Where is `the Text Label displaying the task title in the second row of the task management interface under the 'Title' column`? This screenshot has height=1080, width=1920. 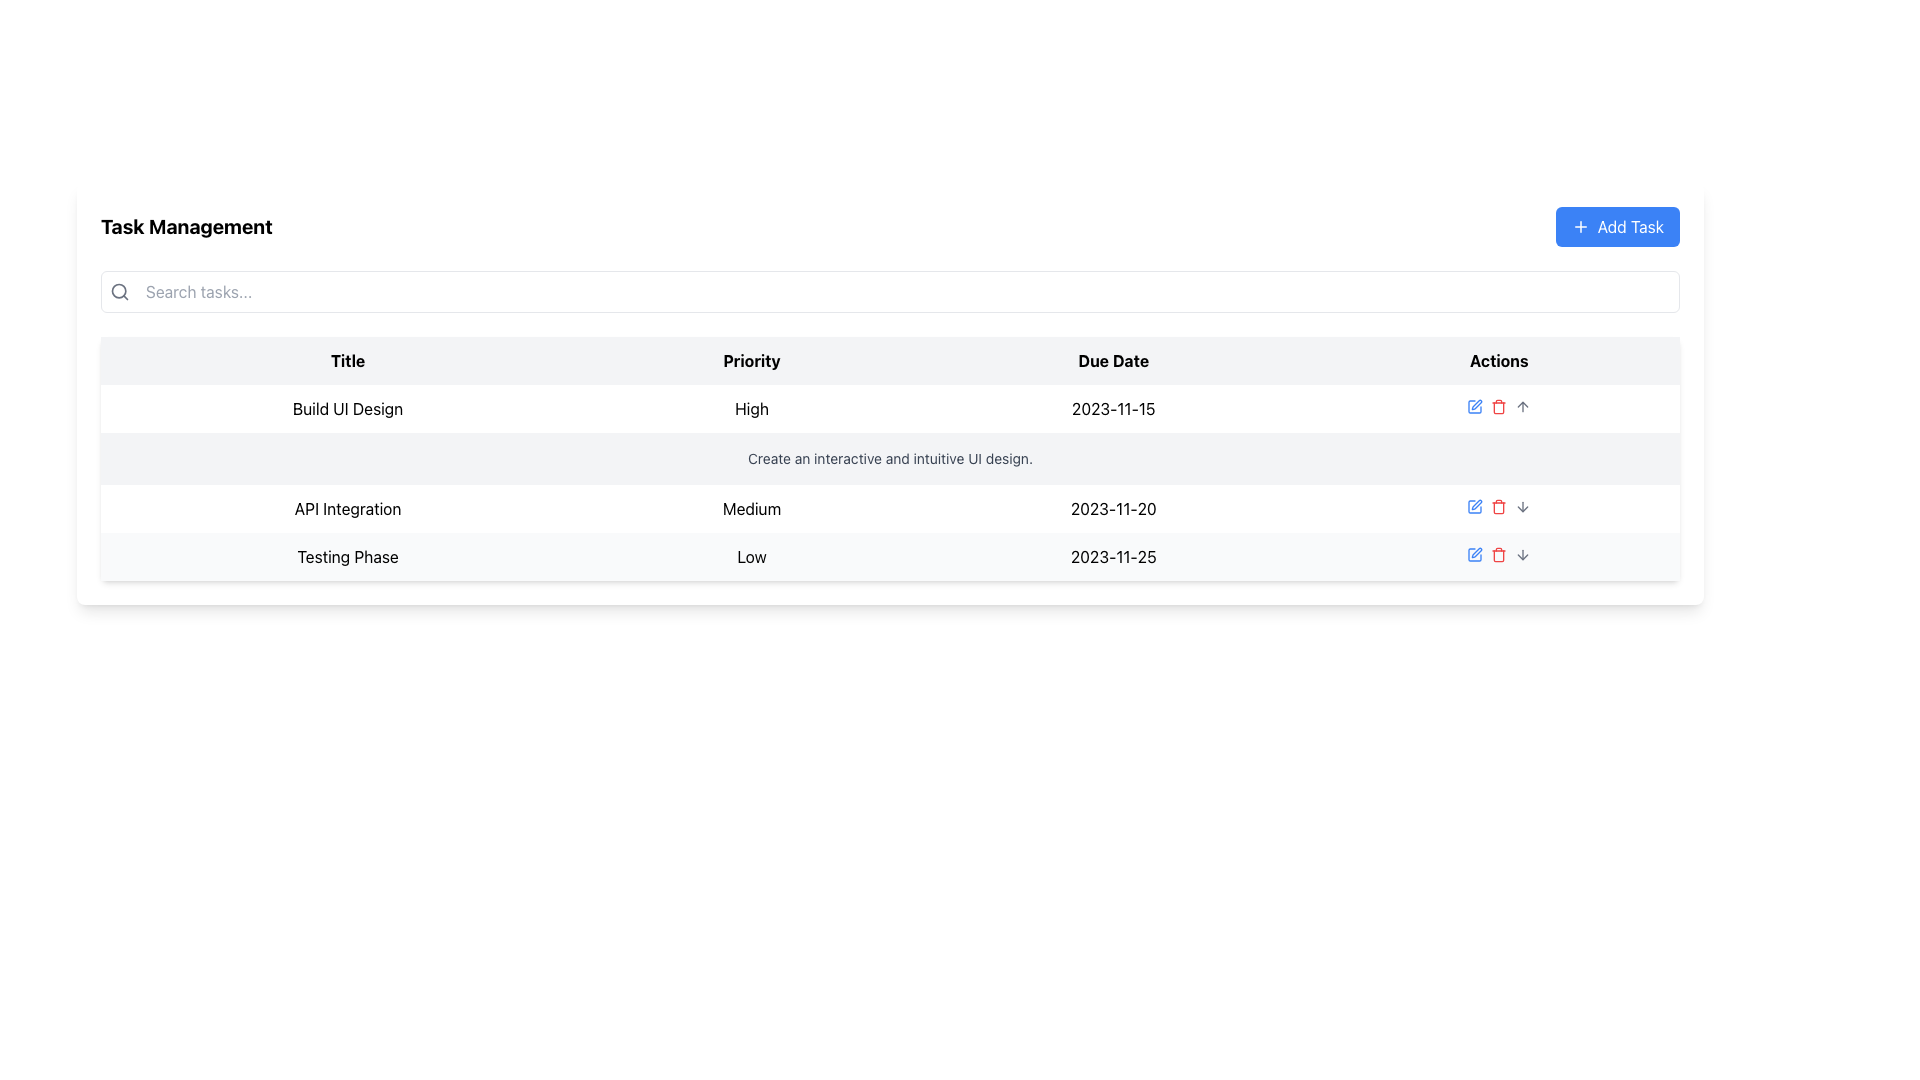 the Text Label displaying the task title in the second row of the task management interface under the 'Title' column is located at coordinates (348, 508).